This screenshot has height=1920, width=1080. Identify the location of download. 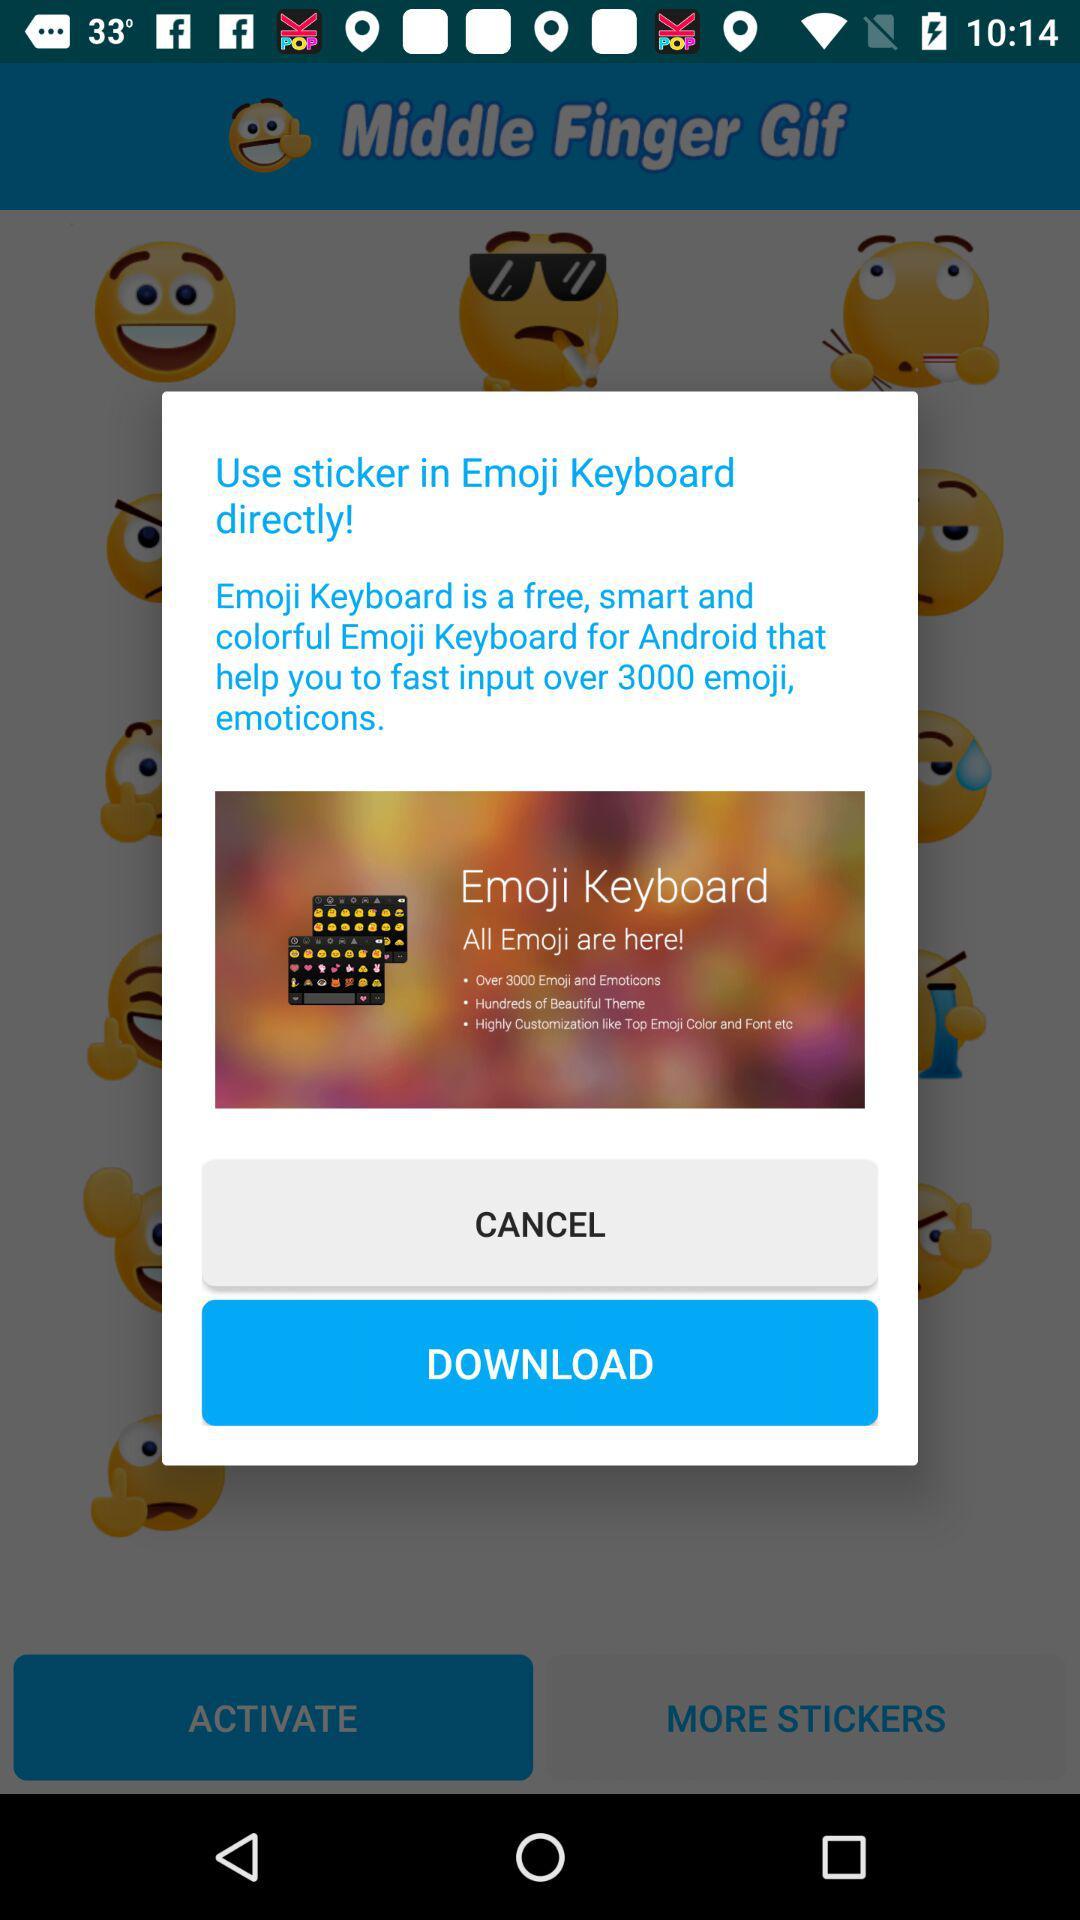
(540, 1361).